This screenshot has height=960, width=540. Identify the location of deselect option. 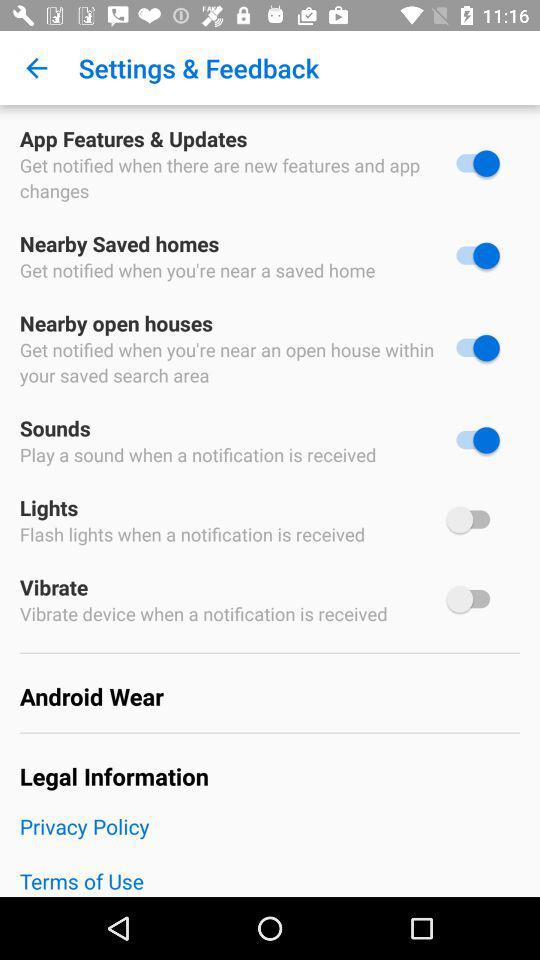
(472, 254).